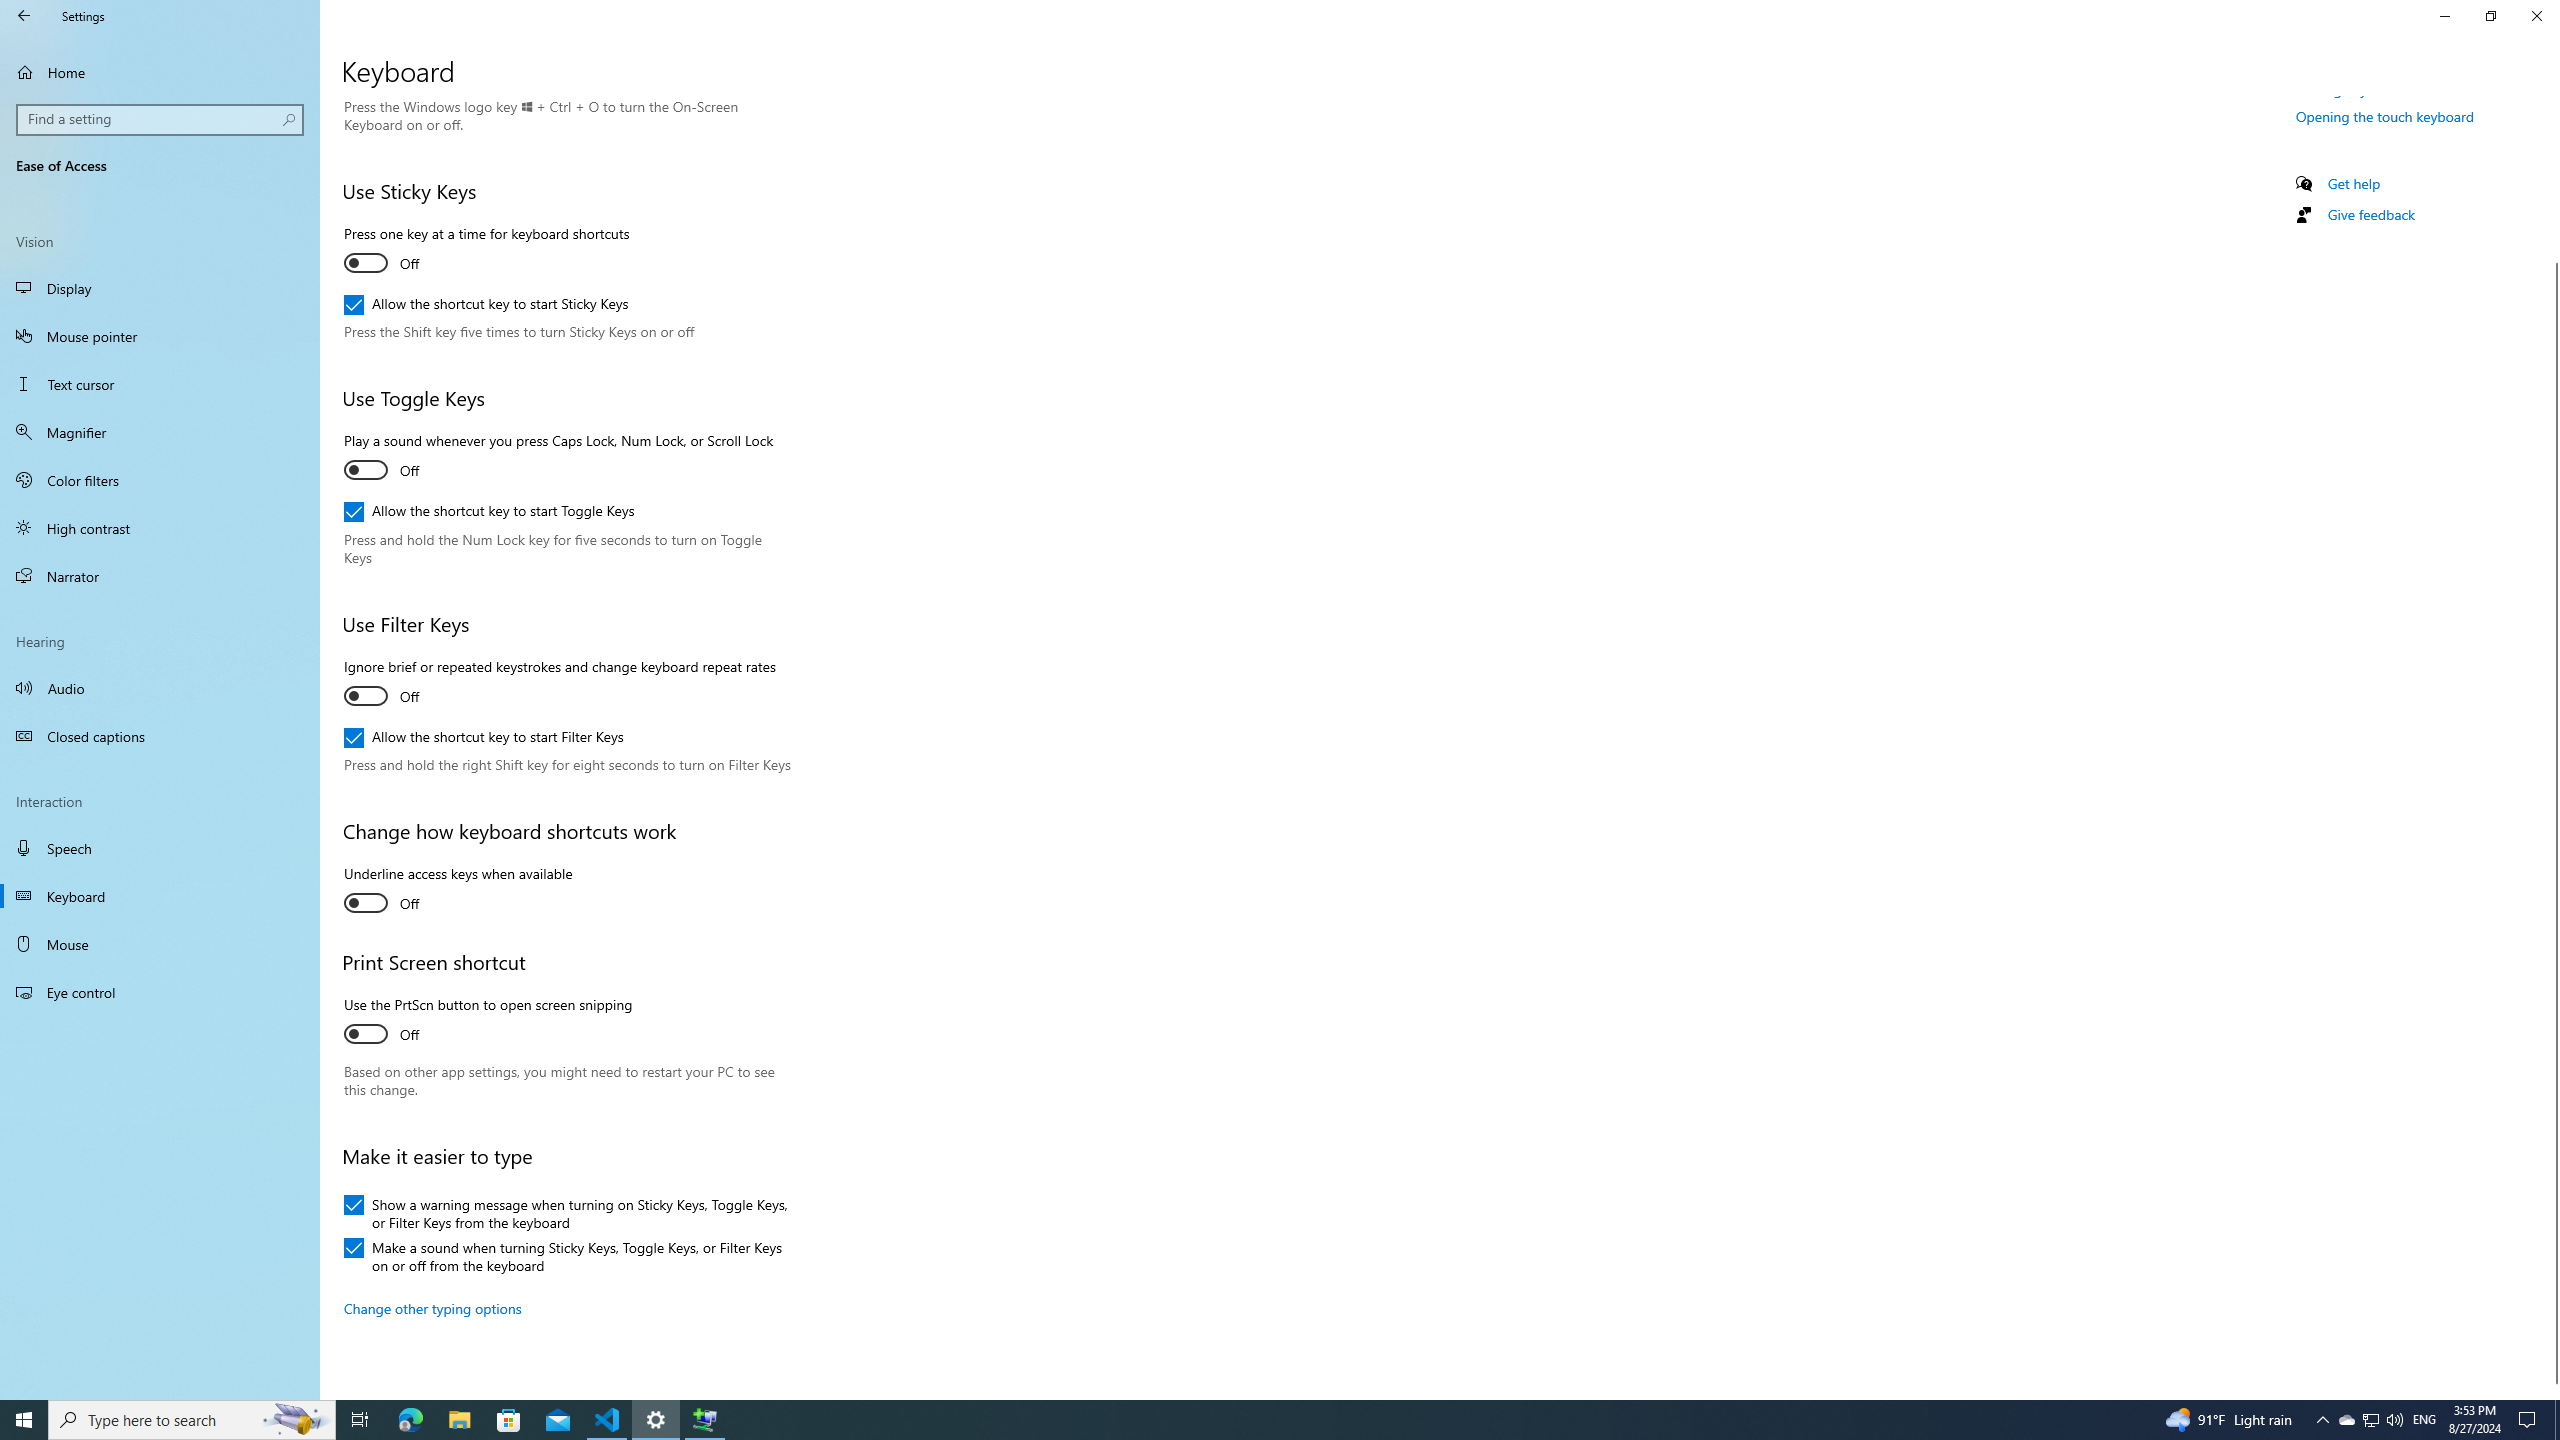 The height and width of the screenshot is (1440, 2560). What do you see at coordinates (159, 479) in the screenshot?
I see `'Color filters'` at bounding box center [159, 479].